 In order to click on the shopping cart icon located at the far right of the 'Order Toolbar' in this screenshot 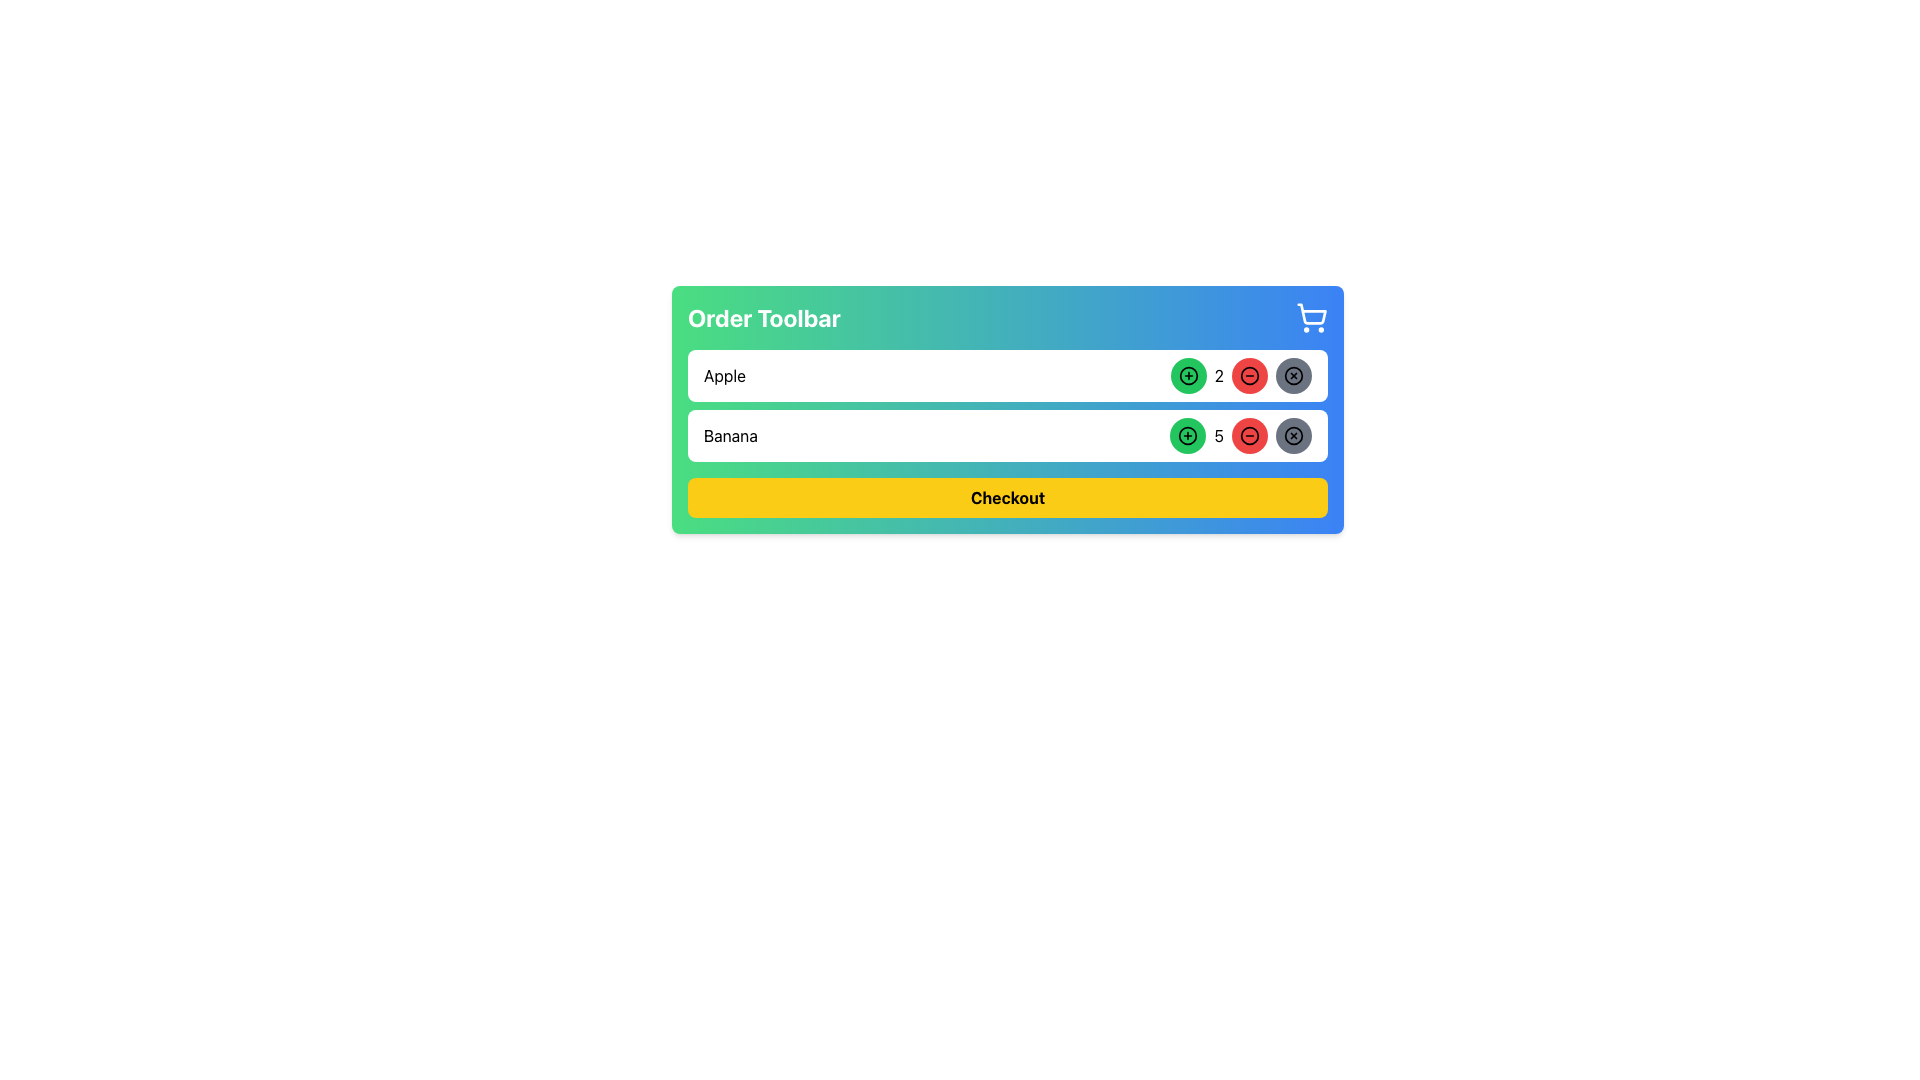, I will do `click(1311, 316)`.